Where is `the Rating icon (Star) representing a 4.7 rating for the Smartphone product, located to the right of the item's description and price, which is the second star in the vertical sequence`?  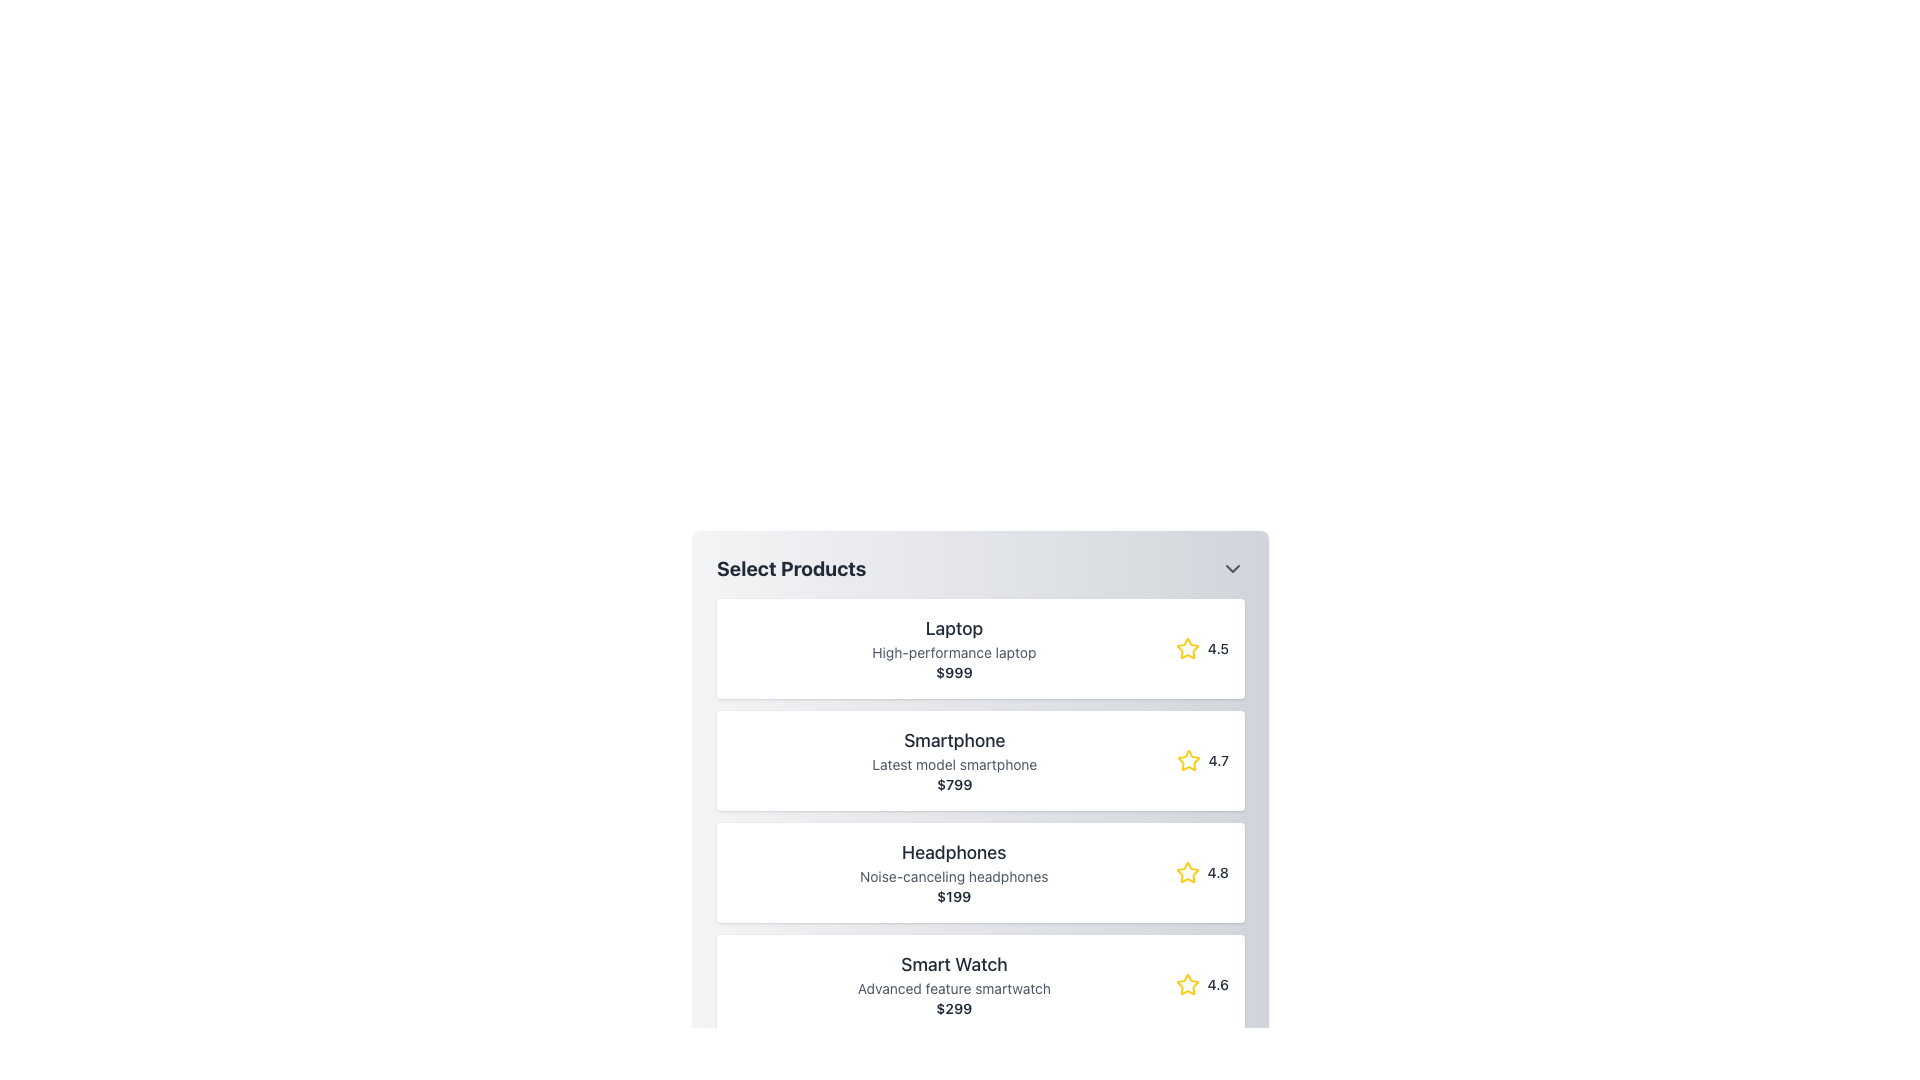
the Rating icon (Star) representing a 4.7 rating for the Smartphone product, located to the right of the item's description and price, which is the second star in the vertical sequence is located at coordinates (1188, 760).